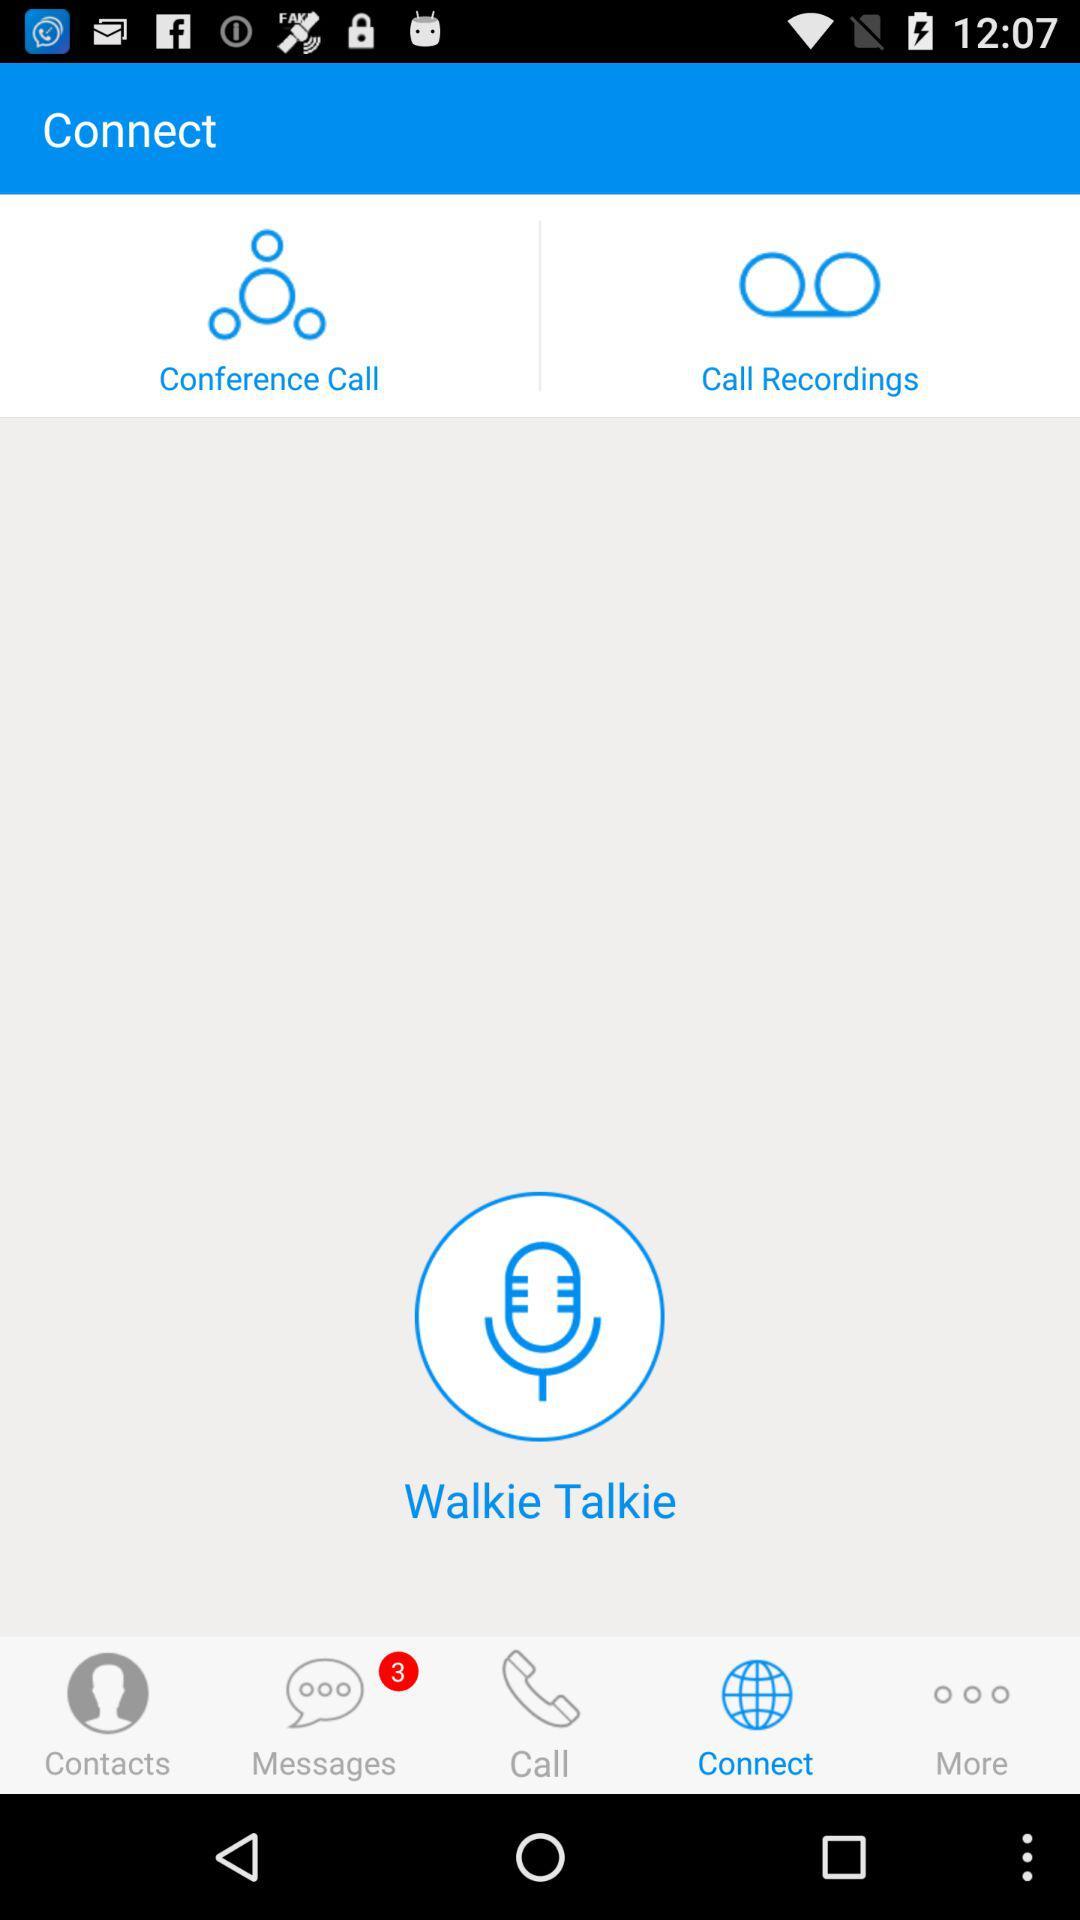 Image resolution: width=1080 pixels, height=1920 pixels. Describe the element at coordinates (538, 1316) in the screenshot. I see `mike/speak switch` at that location.